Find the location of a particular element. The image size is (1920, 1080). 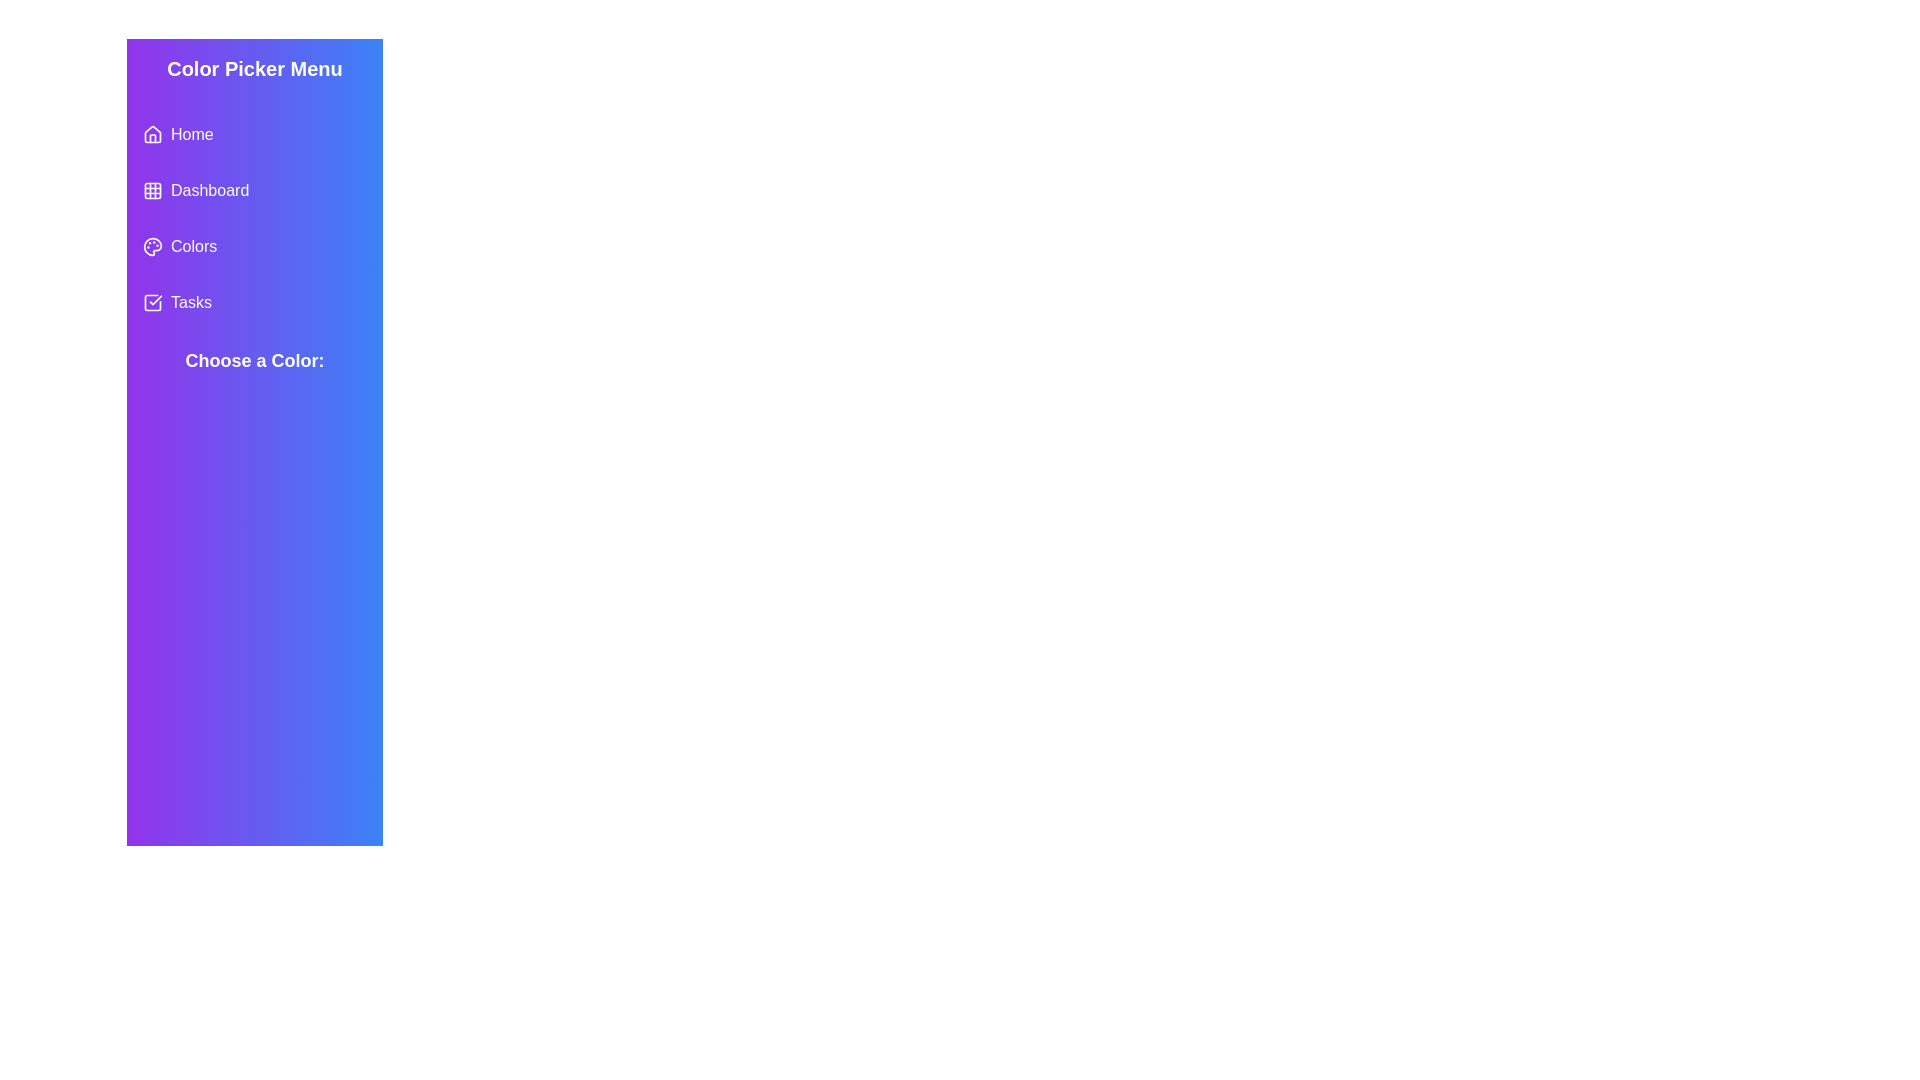

the 'Home' menu item in the Color Picker Menu for keyboard navigation is located at coordinates (253, 135).